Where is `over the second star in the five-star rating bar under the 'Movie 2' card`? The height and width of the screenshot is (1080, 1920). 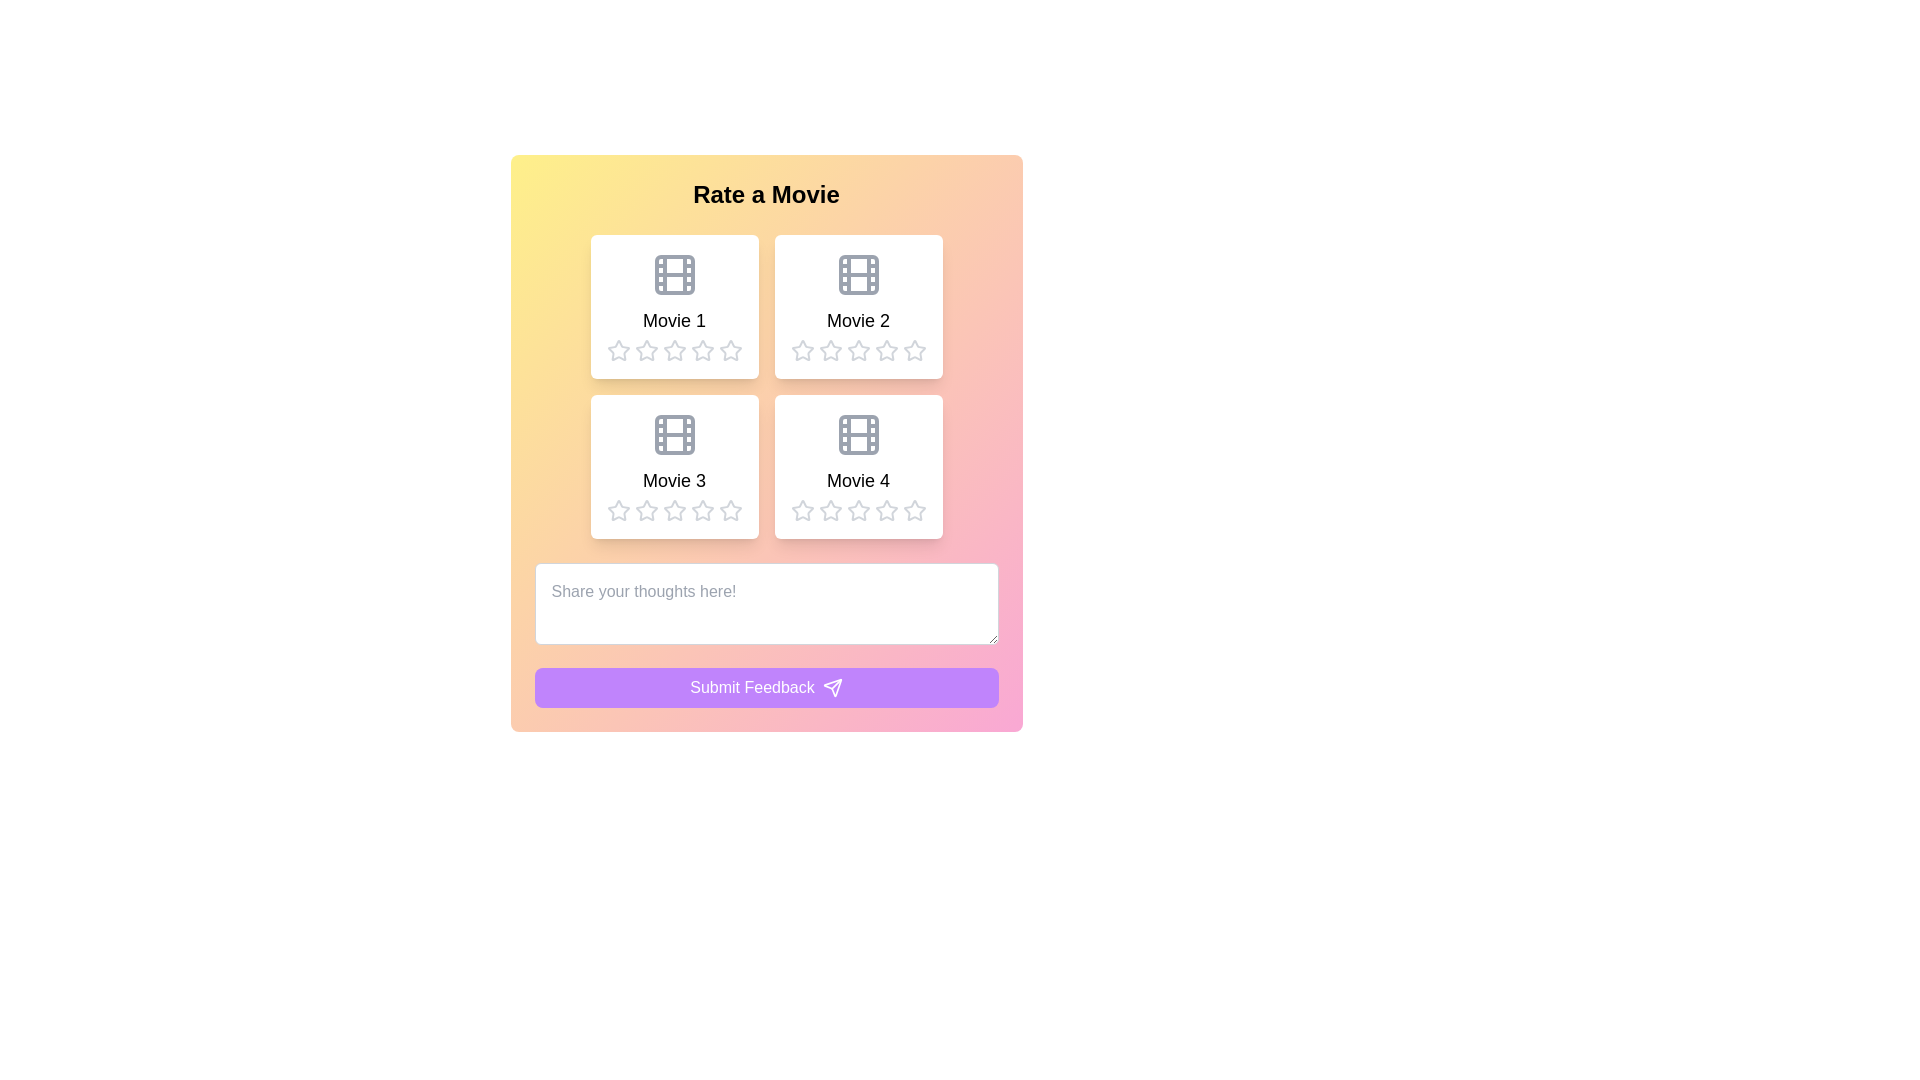
over the second star in the five-star rating bar under the 'Movie 2' card is located at coordinates (885, 349).